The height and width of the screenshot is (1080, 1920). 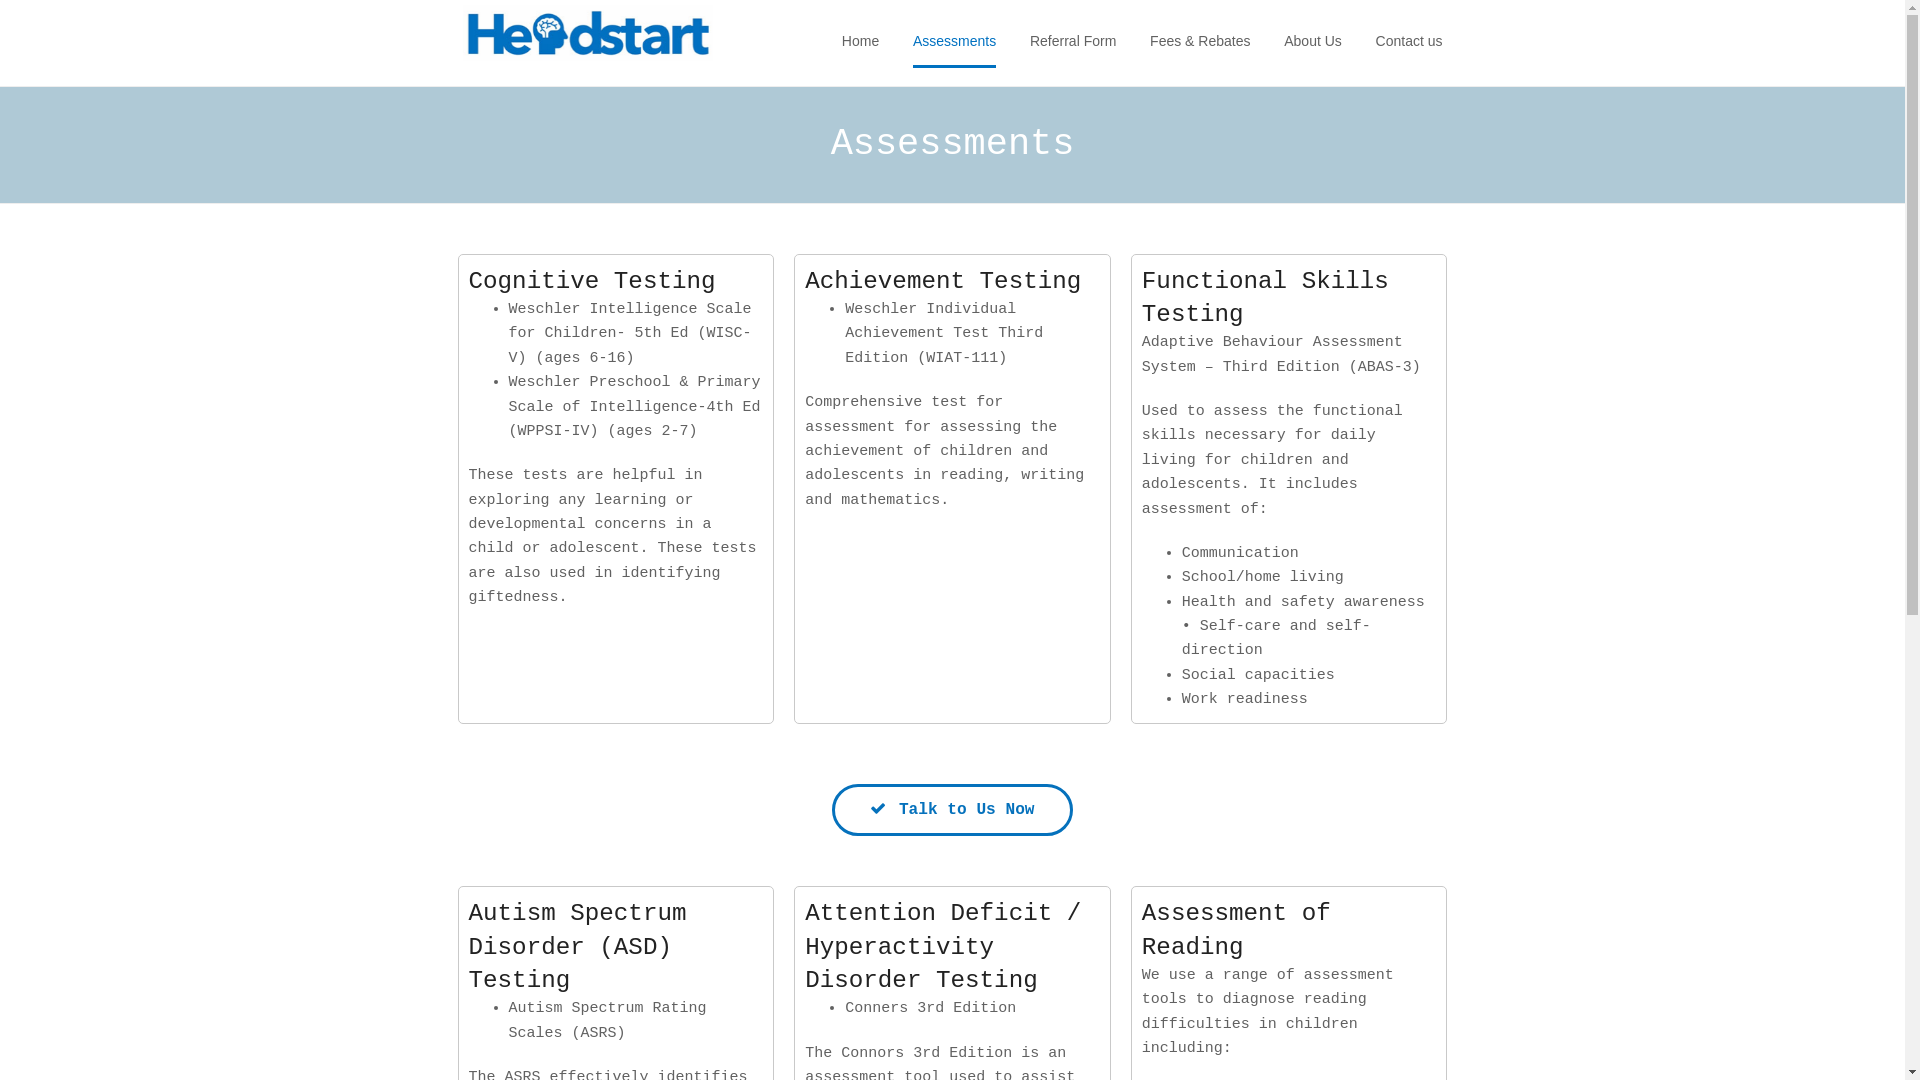 What do you see at coordinates (953, 42) in the screenshot?
I see `'Assessments'` at bounding box center [953, 42].